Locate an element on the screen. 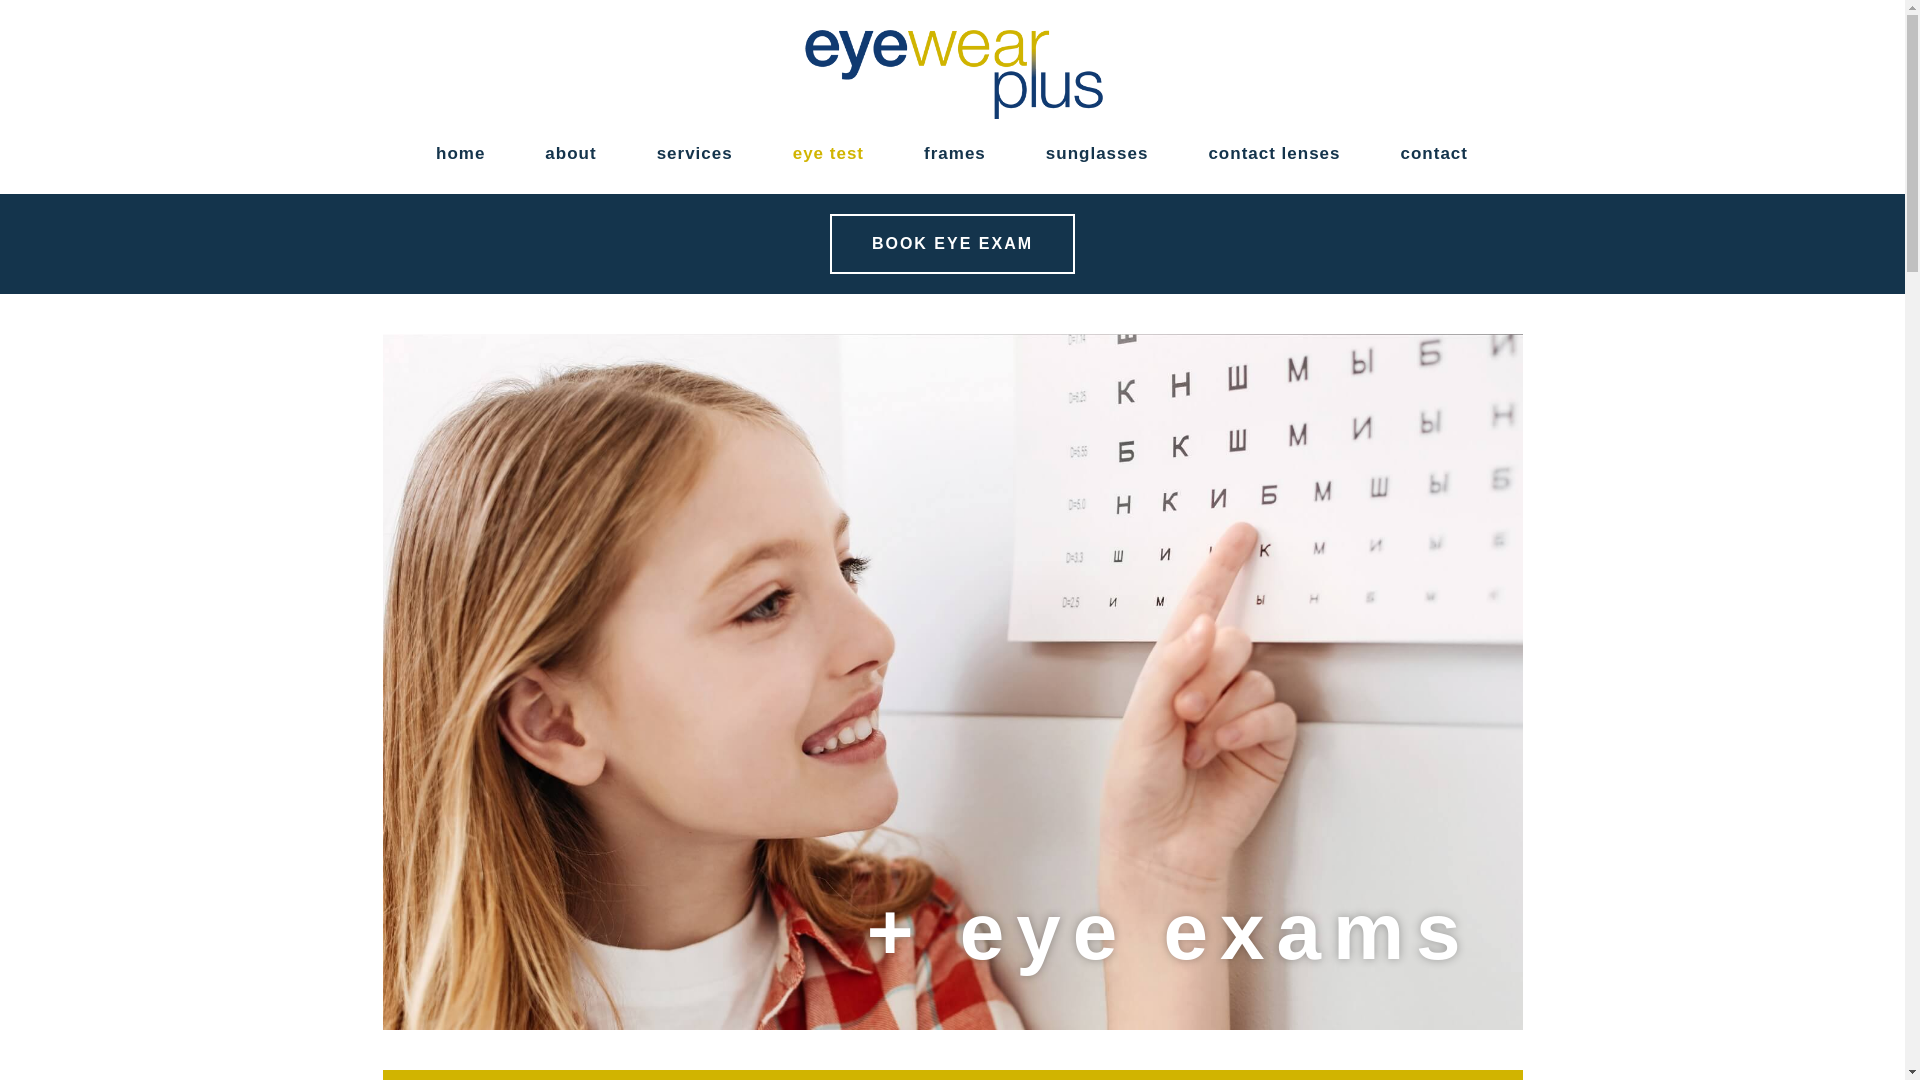 This screenshot has height=1080, width=1920. 'contact' is located at coordinates (1433, 153).